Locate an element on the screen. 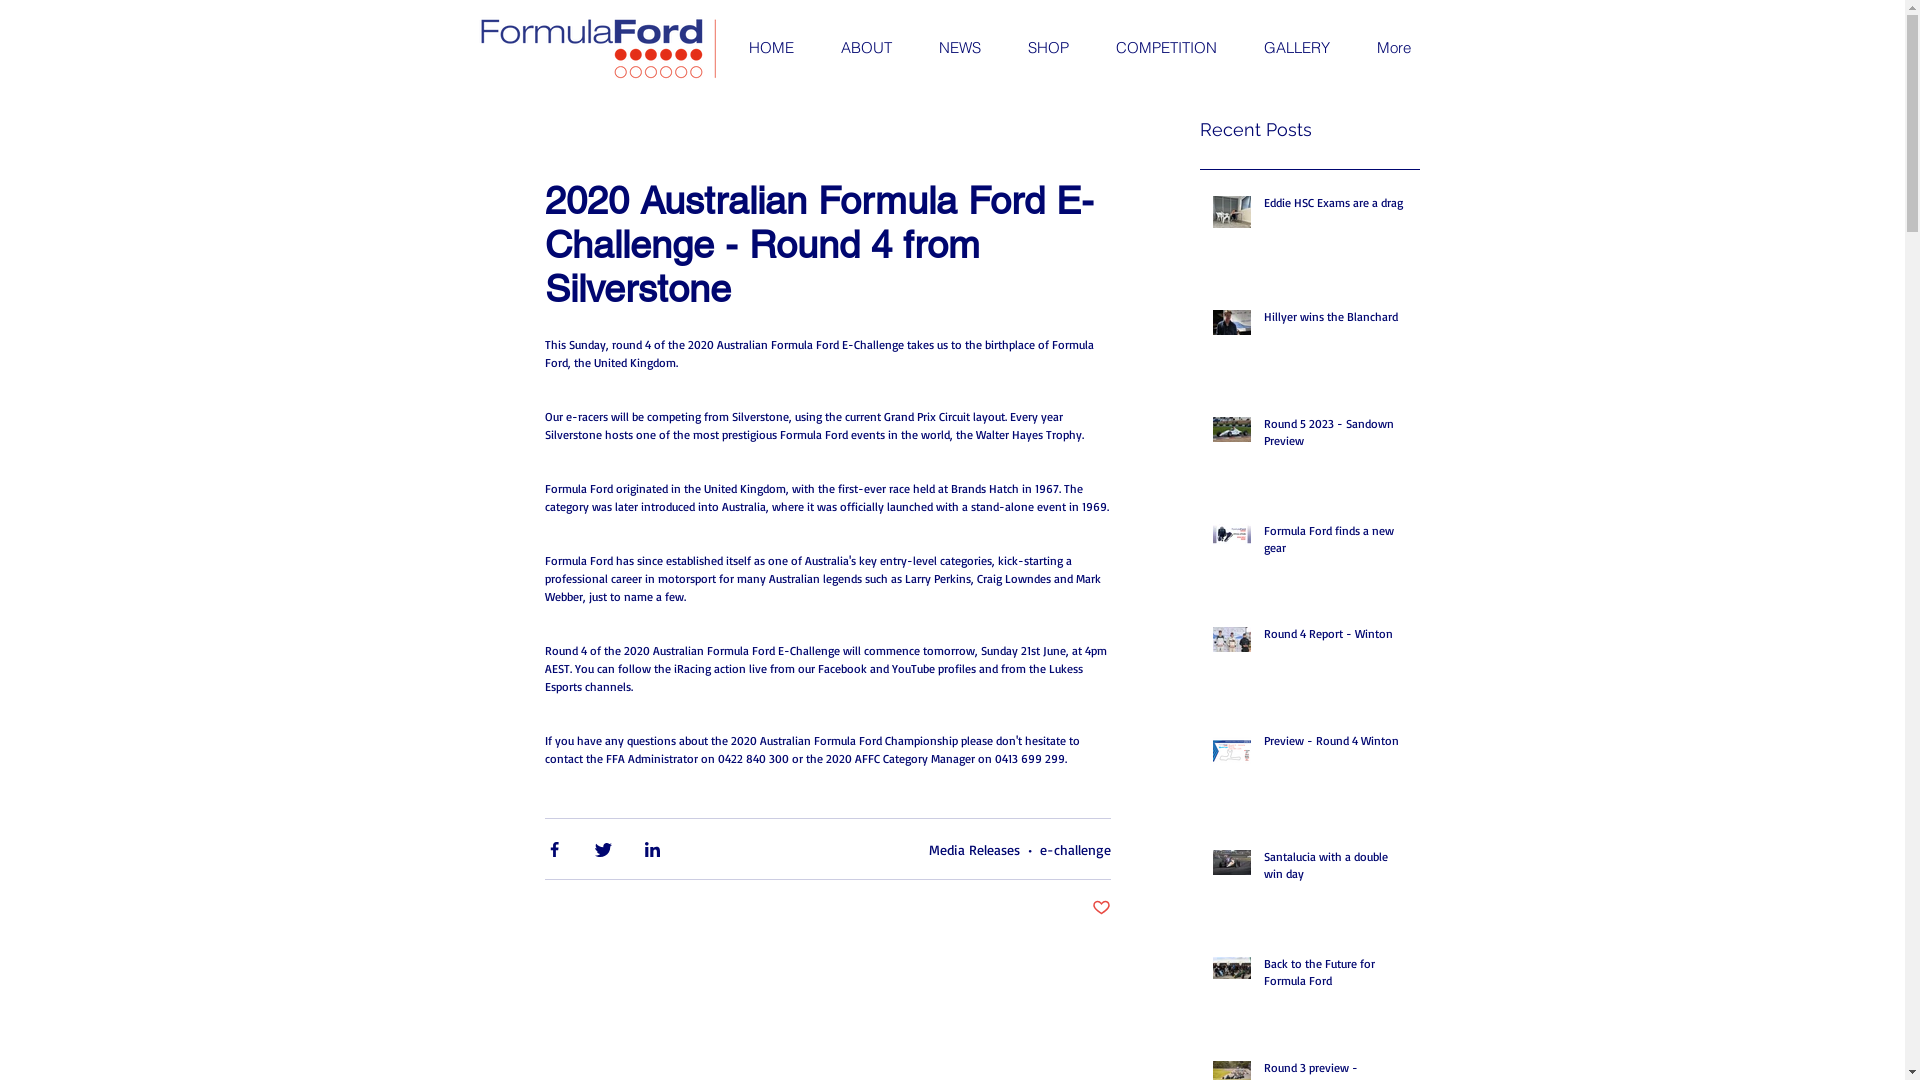  'Formula Ford finds a new gear' is located at coordinates (1262, 543).